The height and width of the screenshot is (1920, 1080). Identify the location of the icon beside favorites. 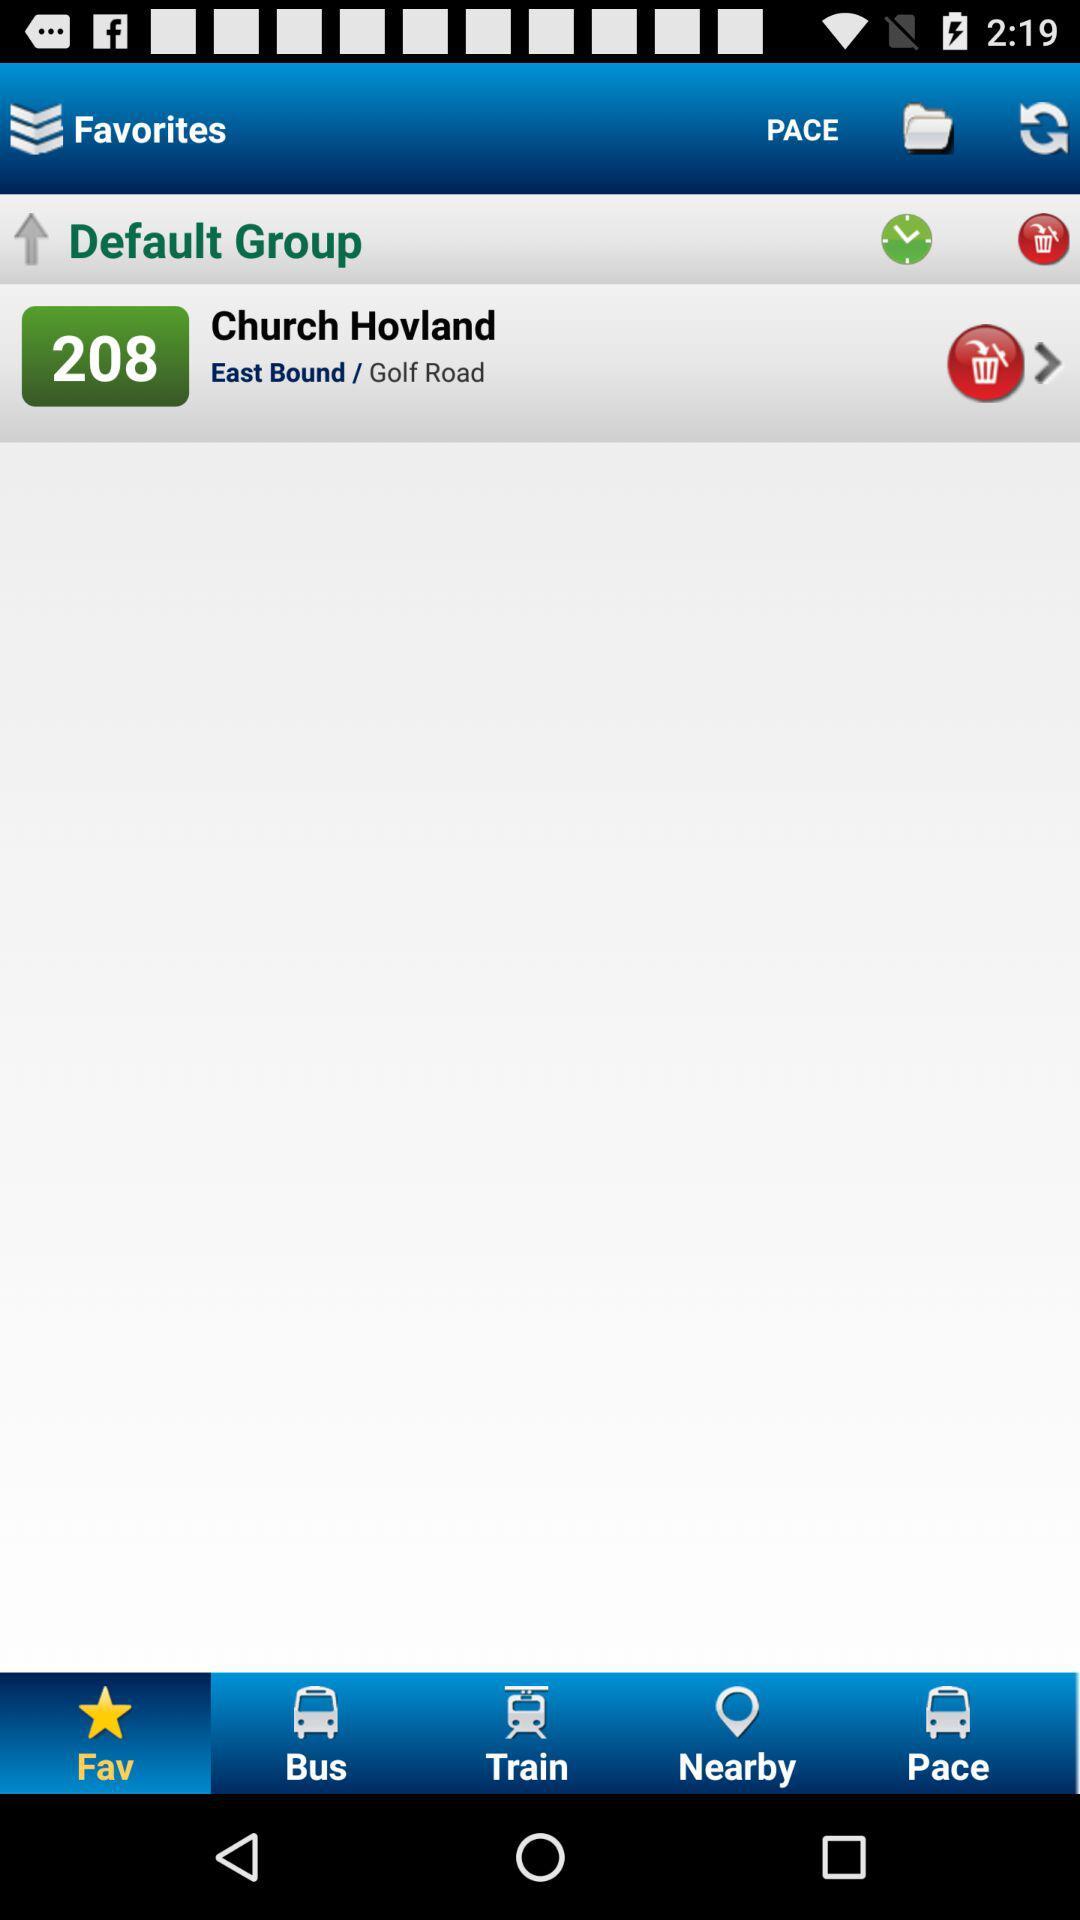
(37, 127).